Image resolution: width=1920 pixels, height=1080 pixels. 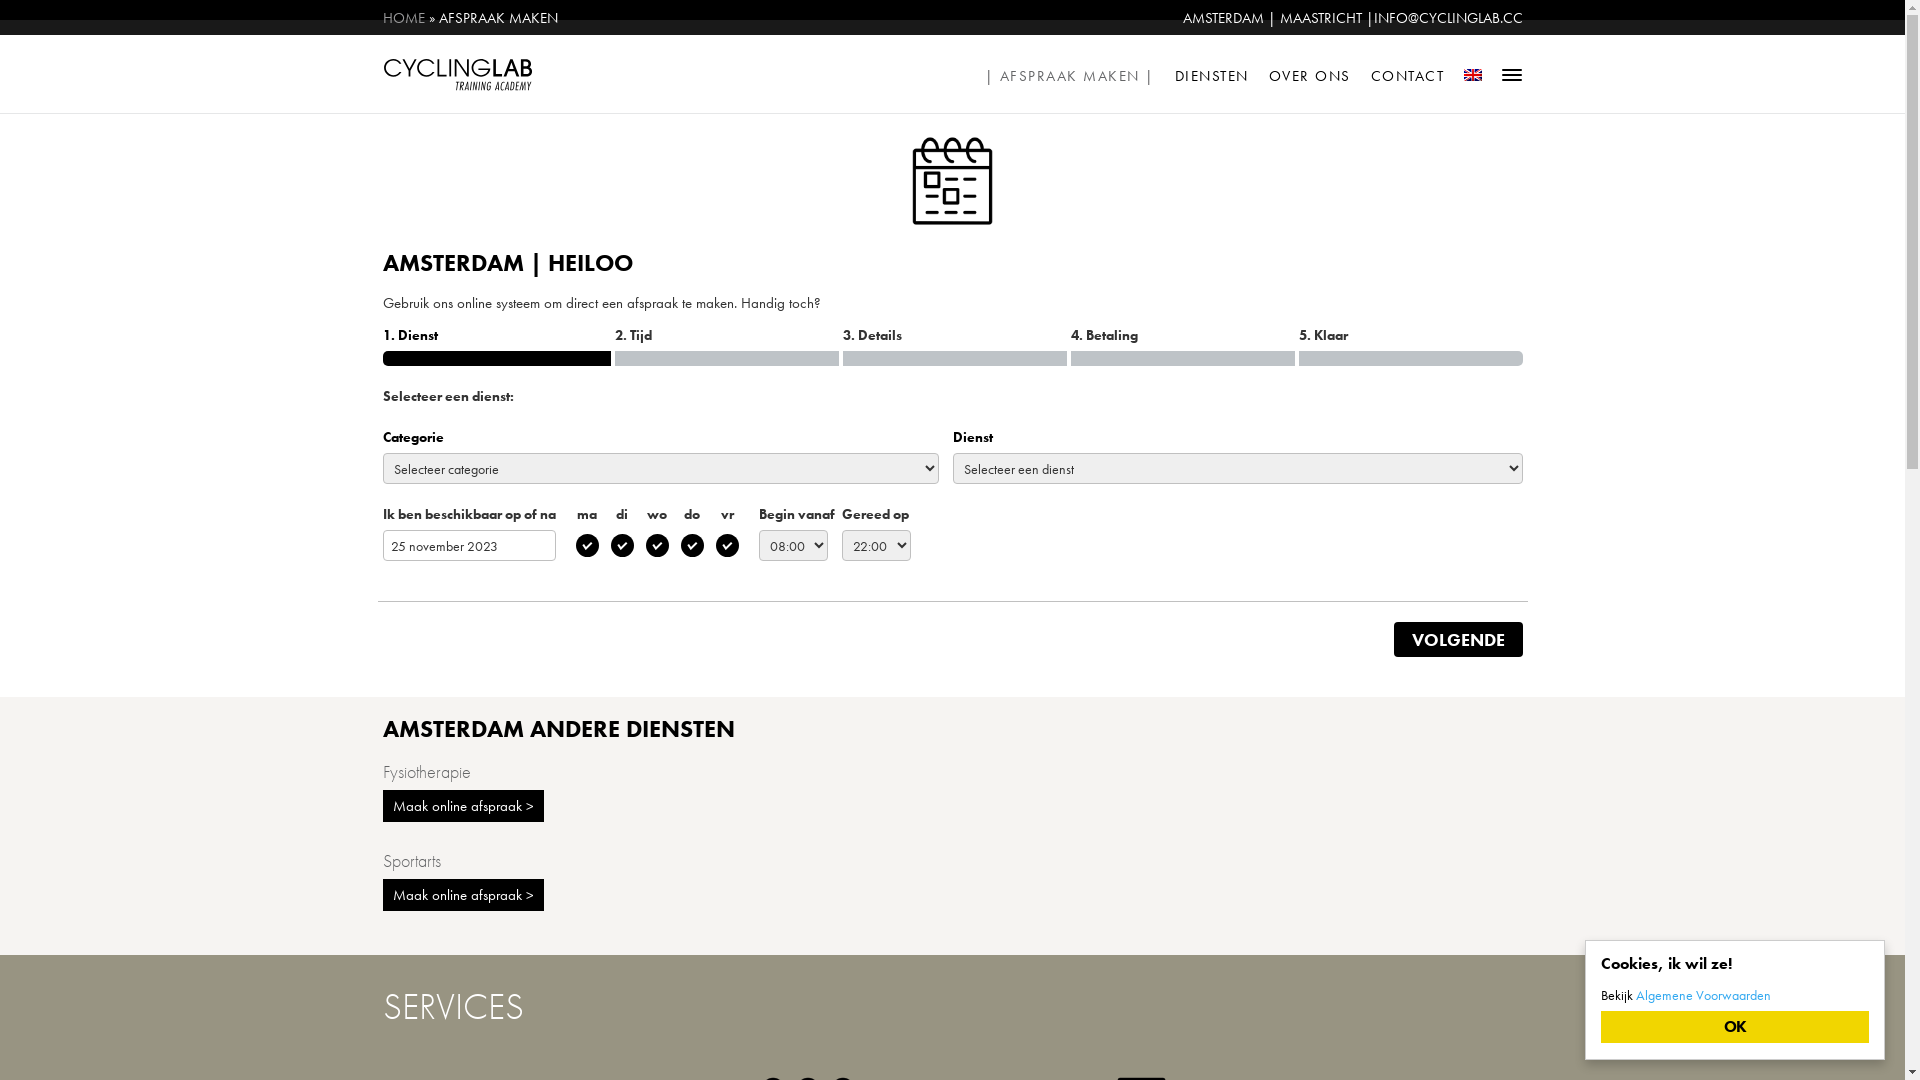 I want to click on 'HOME', so click(x=402, y=18).